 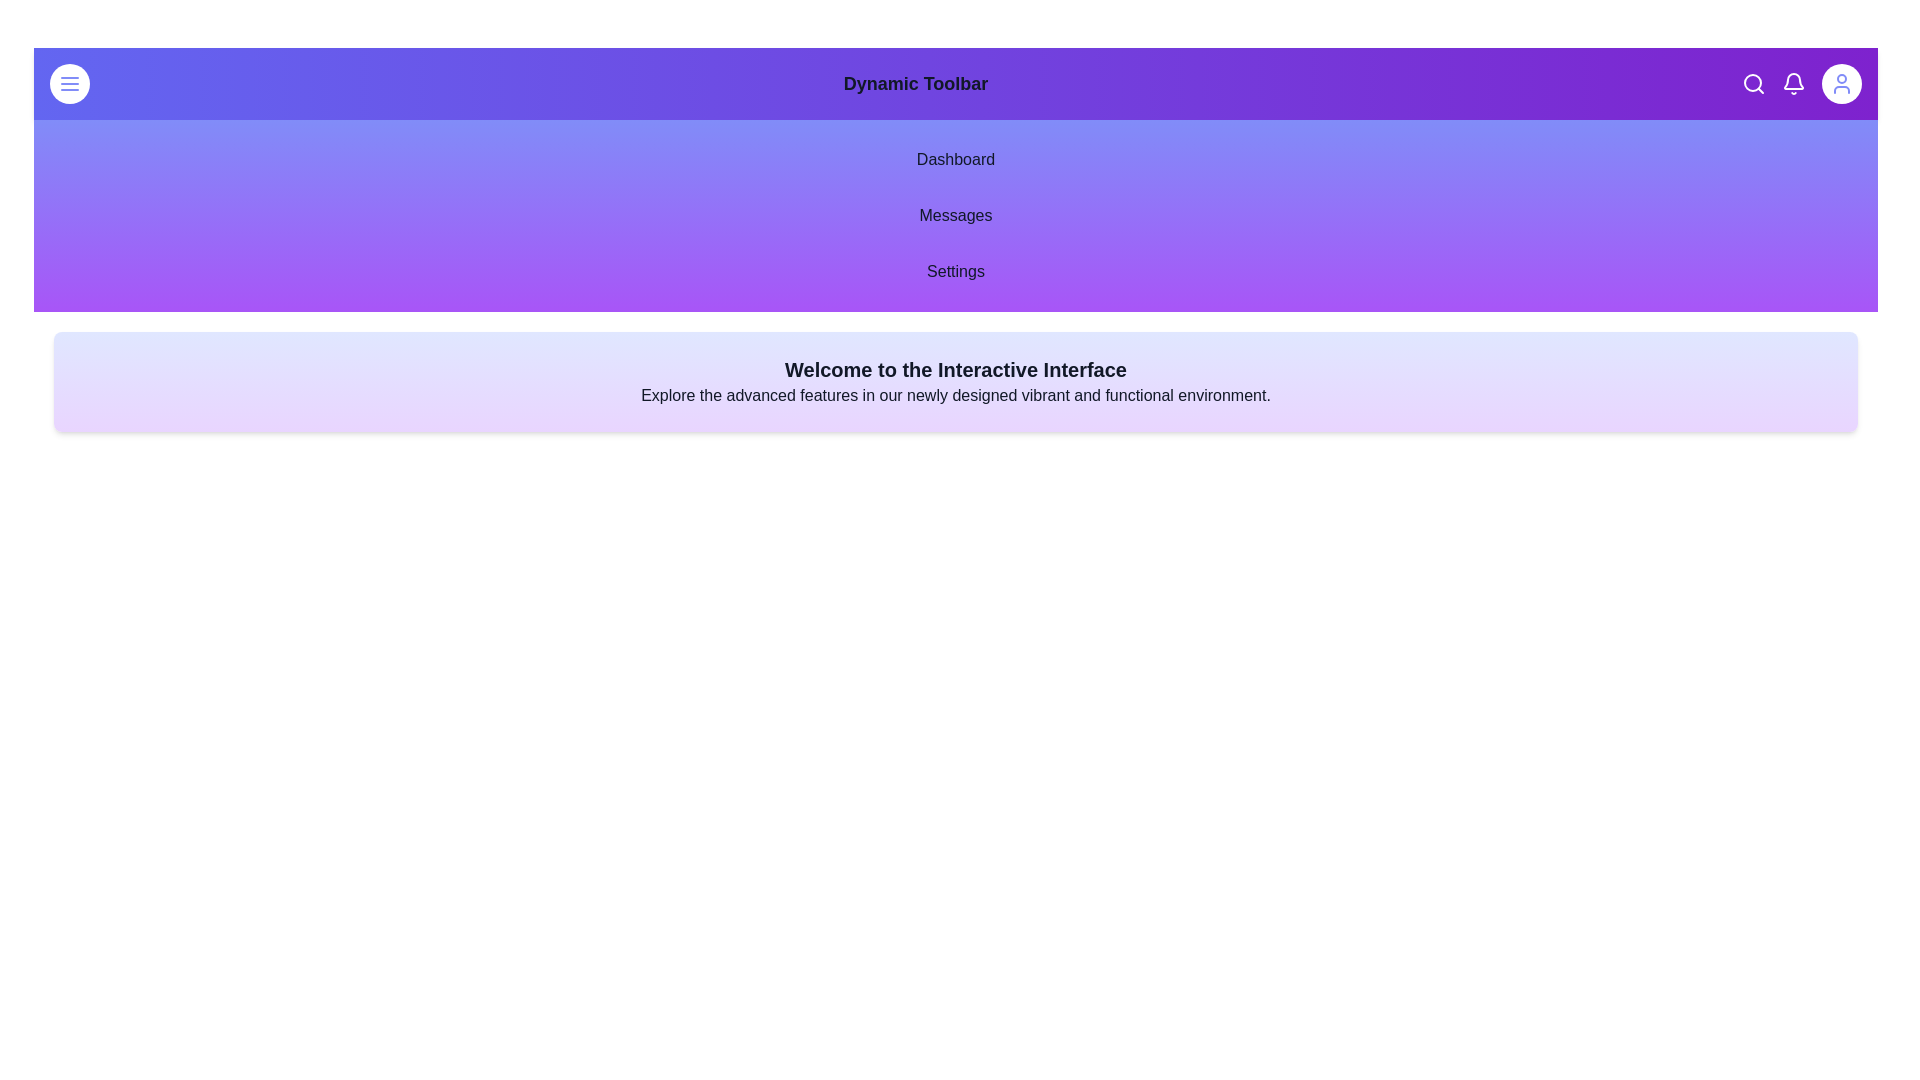 What do you see at coordinates (954, 272) in the screenshot?
I see `the Settings link to navigate to the respective section` at bounding box center [954, 272].